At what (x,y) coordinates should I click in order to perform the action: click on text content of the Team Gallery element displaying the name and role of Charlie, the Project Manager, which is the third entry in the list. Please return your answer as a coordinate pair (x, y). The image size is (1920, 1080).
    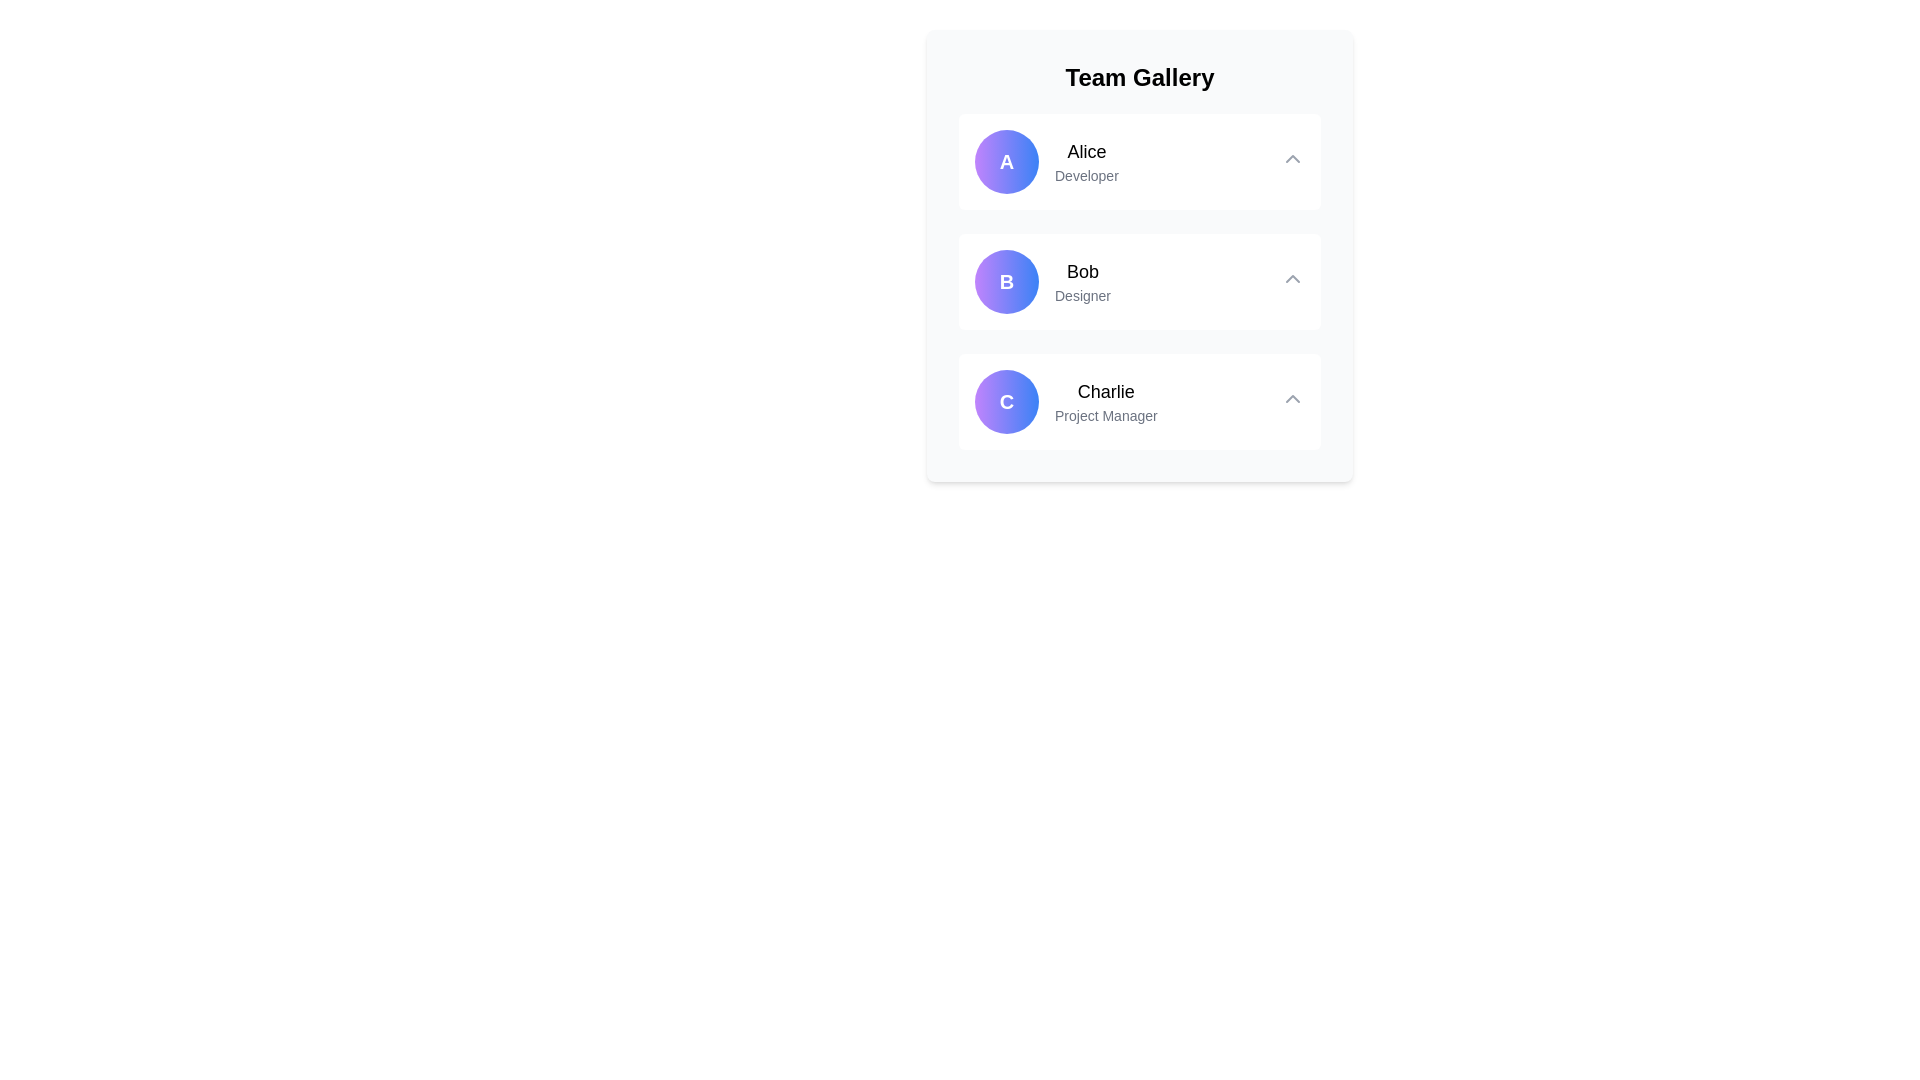
    Looking at the image, I should click on (1105, 401).